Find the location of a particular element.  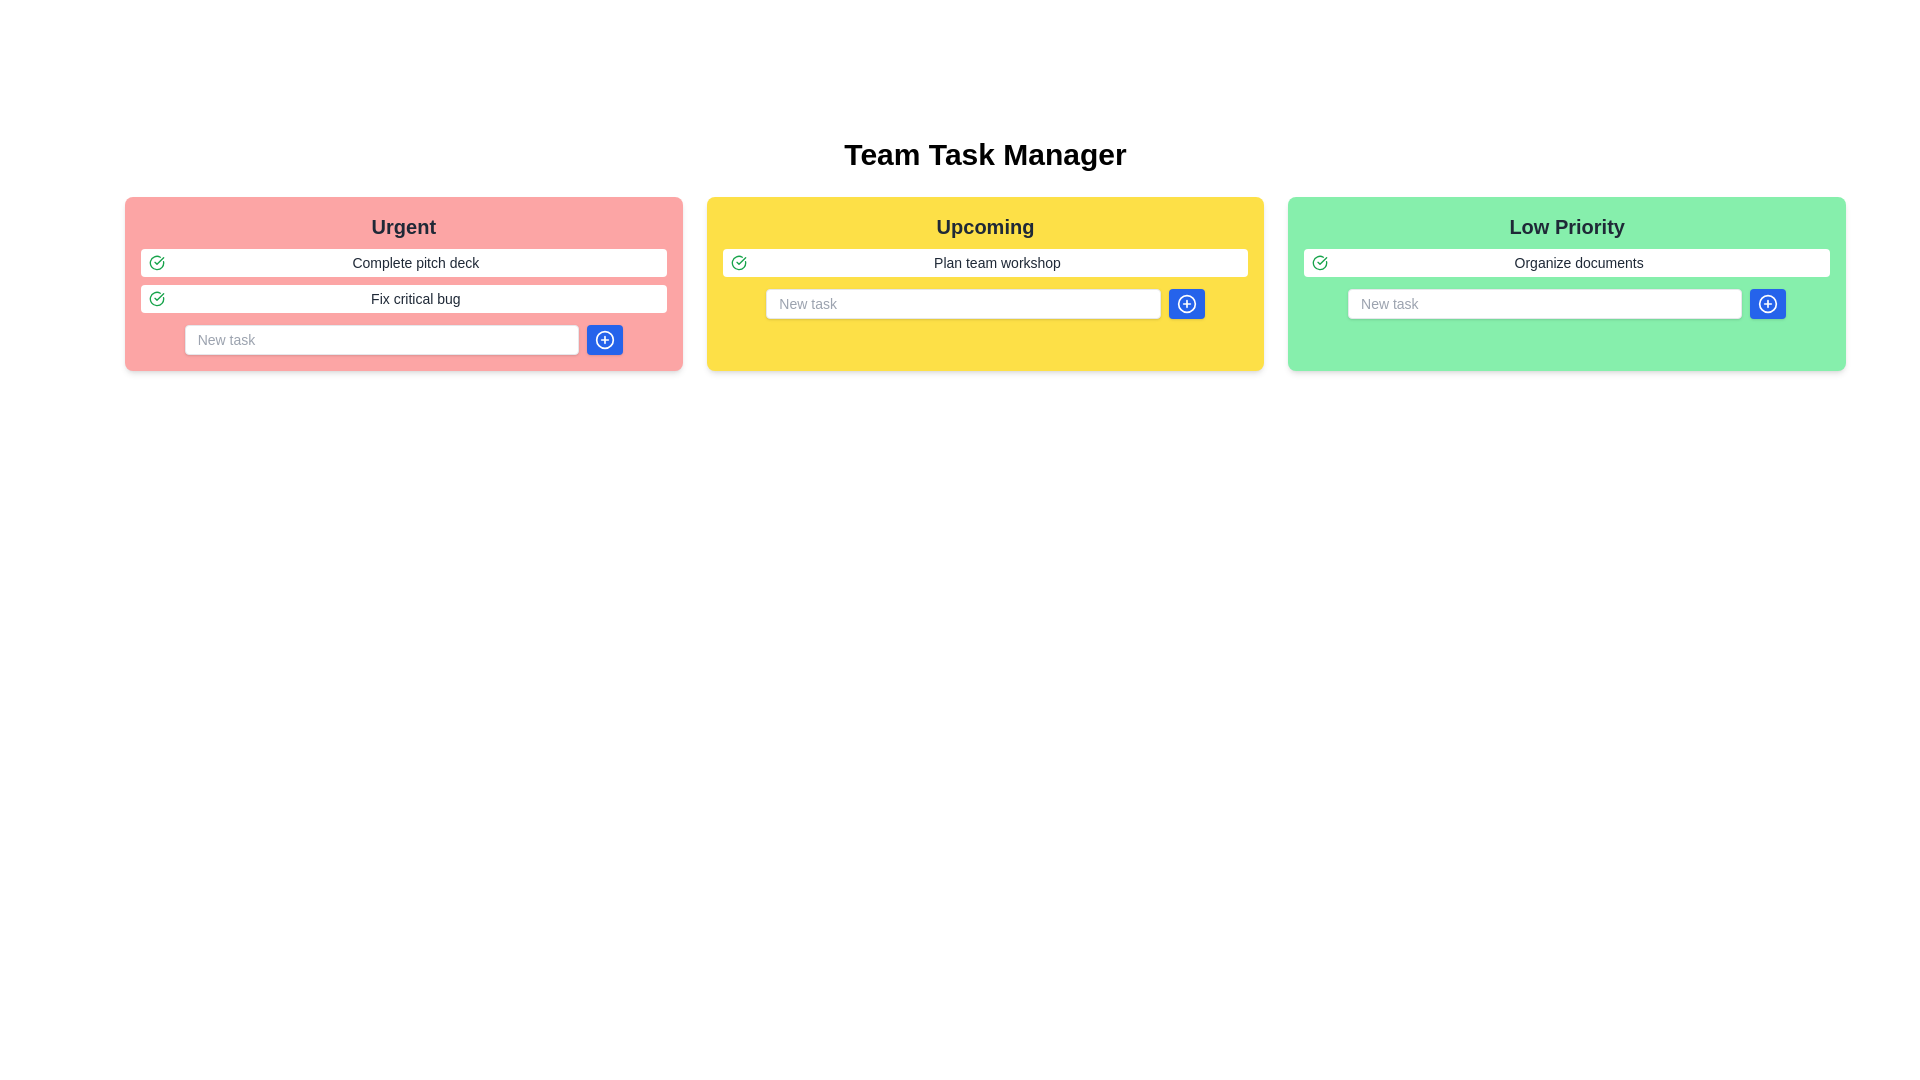

the green circular check mark icon indicating the status of the 'Complete pitch deck' task located on the left-hand side of the task row is located at coordinates (156, 261).